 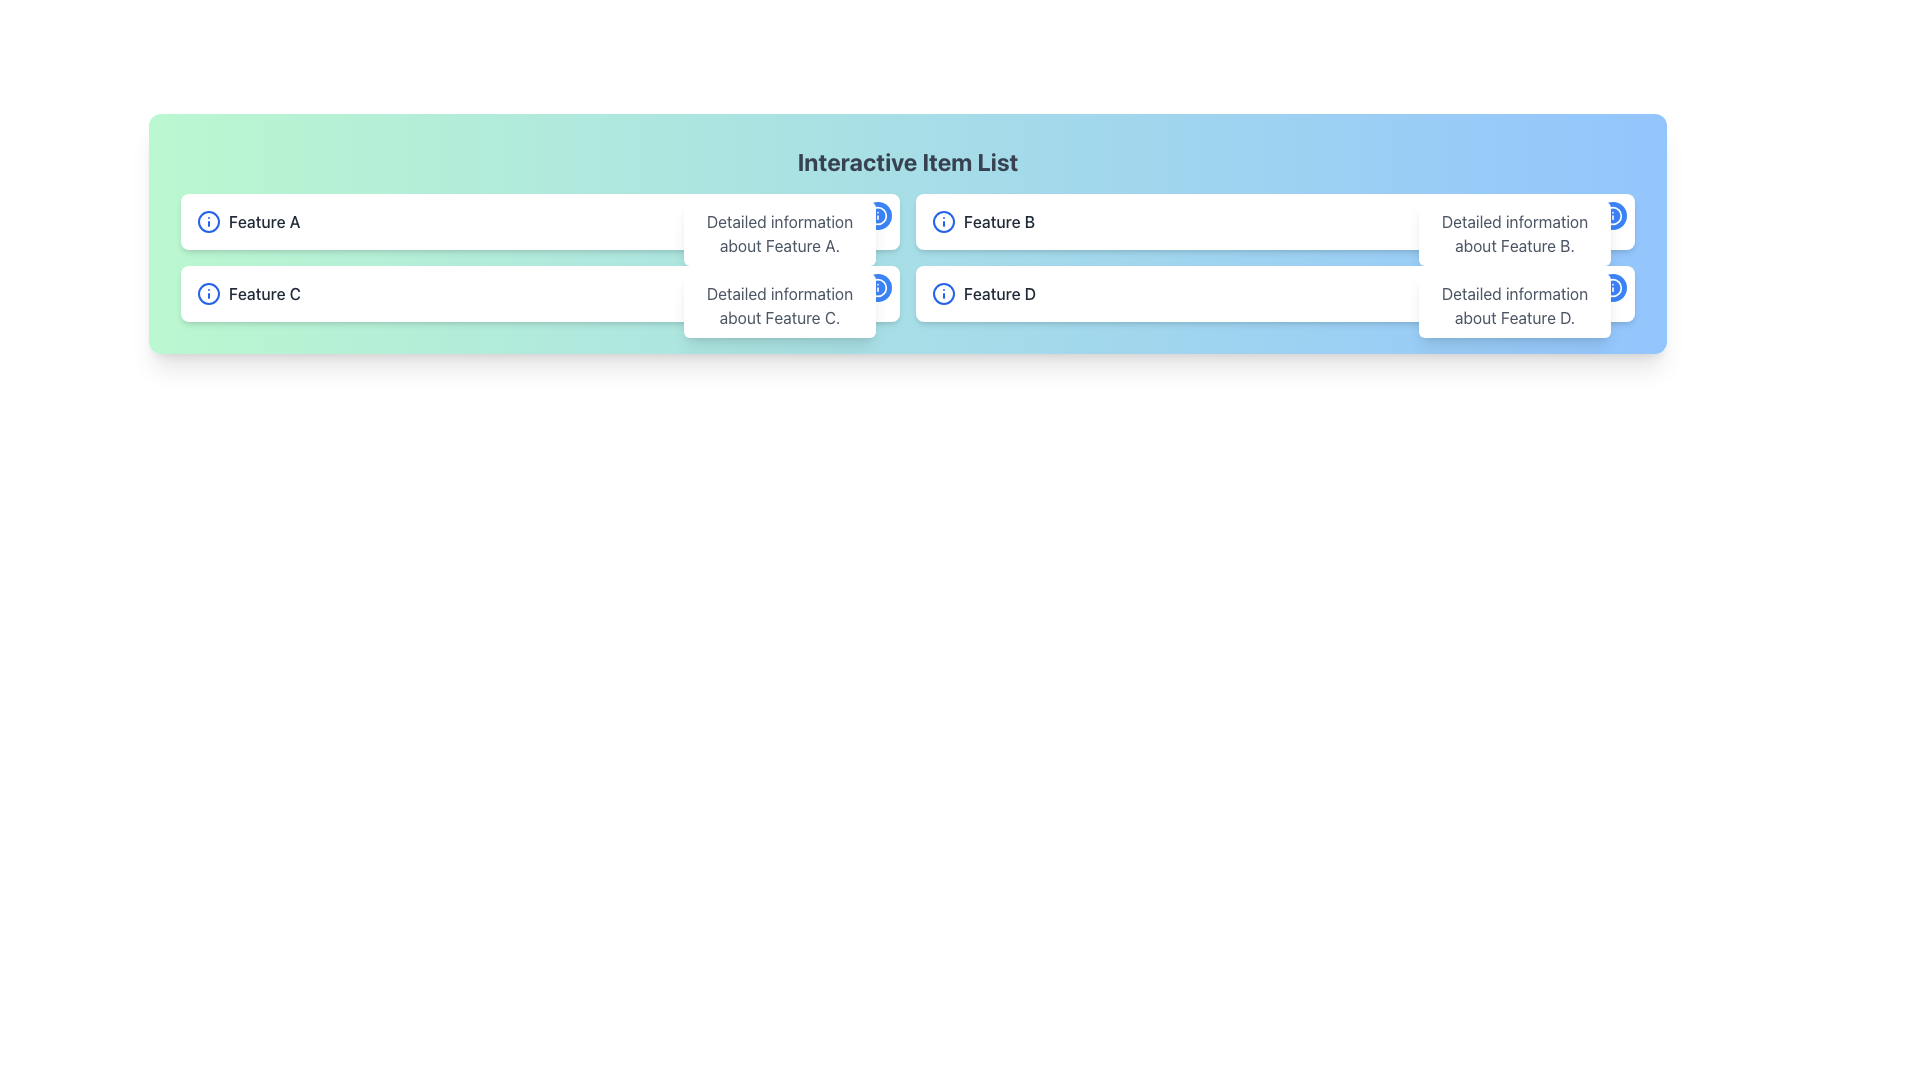 What do you see at coordinates (1612, 216) in the screenshot?
I see `the information icon located on the right side of the second list item in the blue section of the interface` at bounding box center [1612, 216].